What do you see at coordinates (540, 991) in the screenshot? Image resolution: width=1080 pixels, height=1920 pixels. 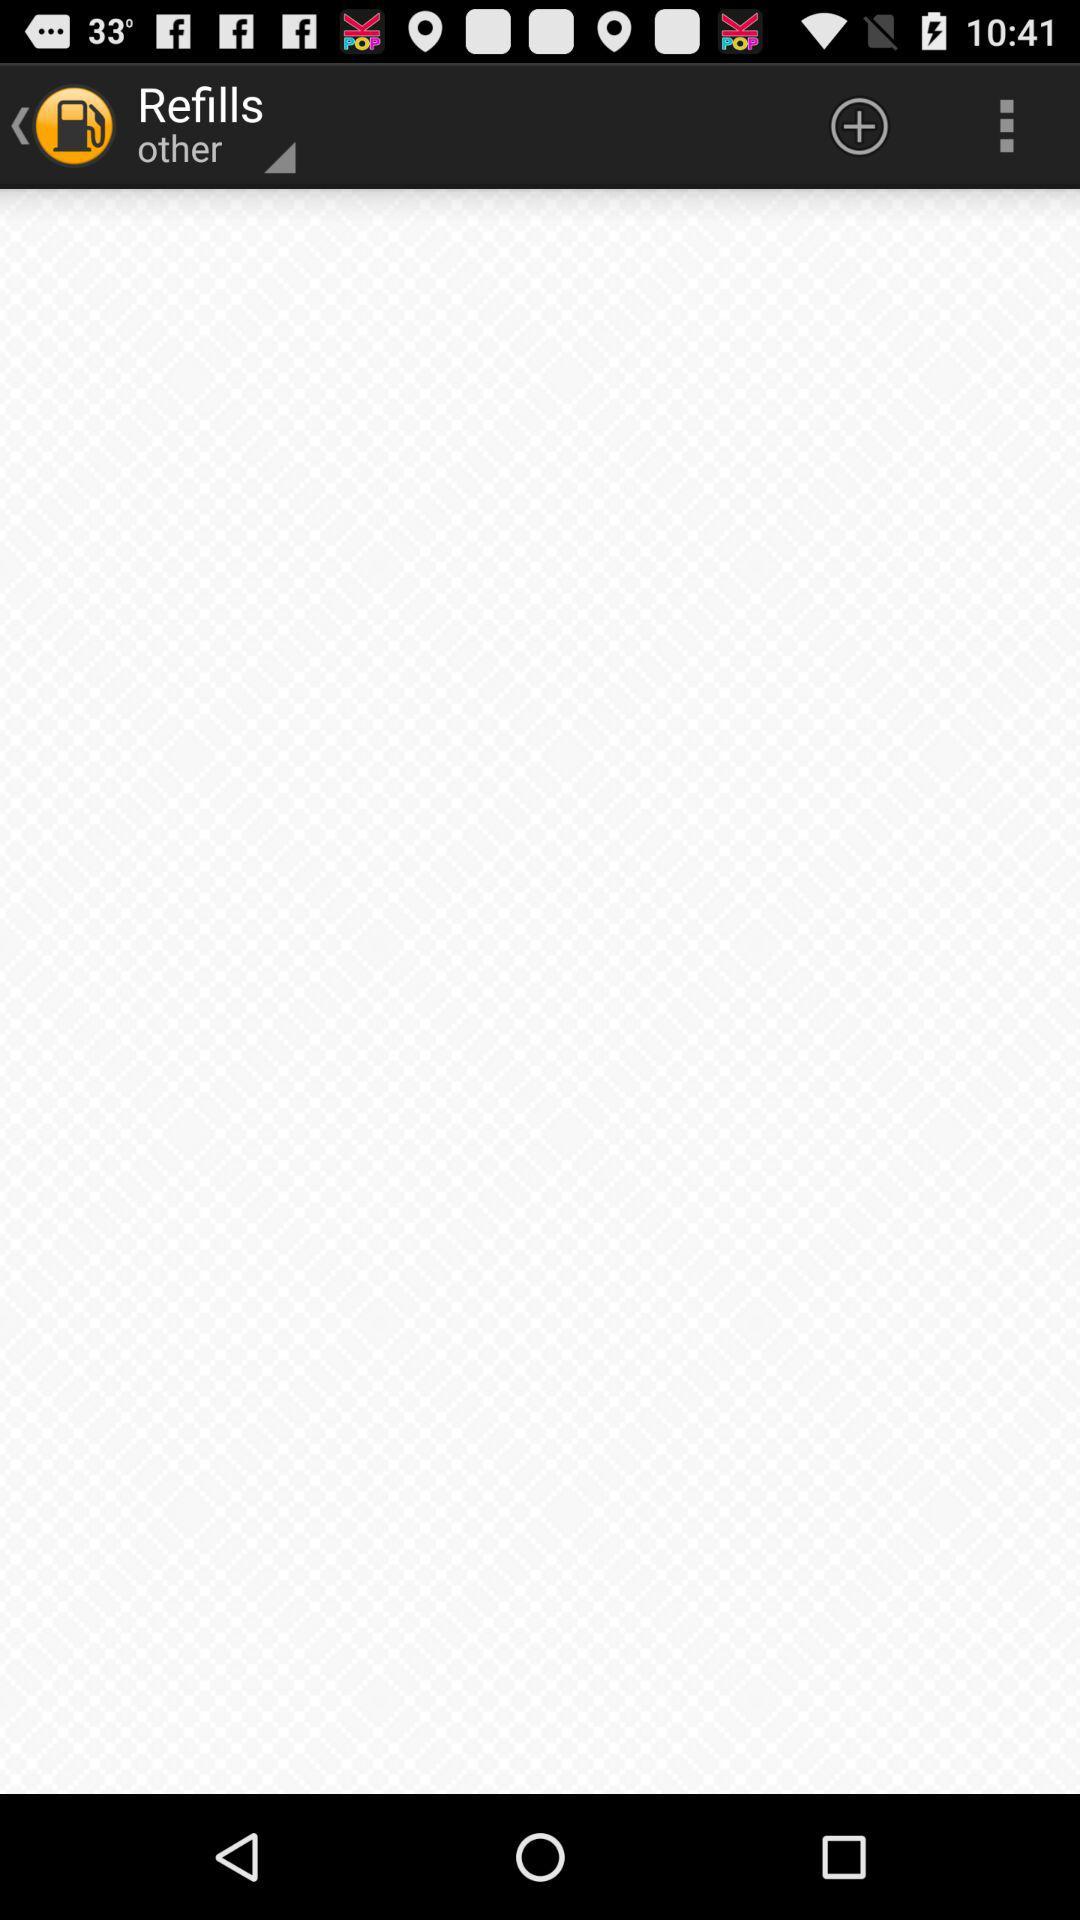 I see `the particular page` at bounding box center [540, 991].